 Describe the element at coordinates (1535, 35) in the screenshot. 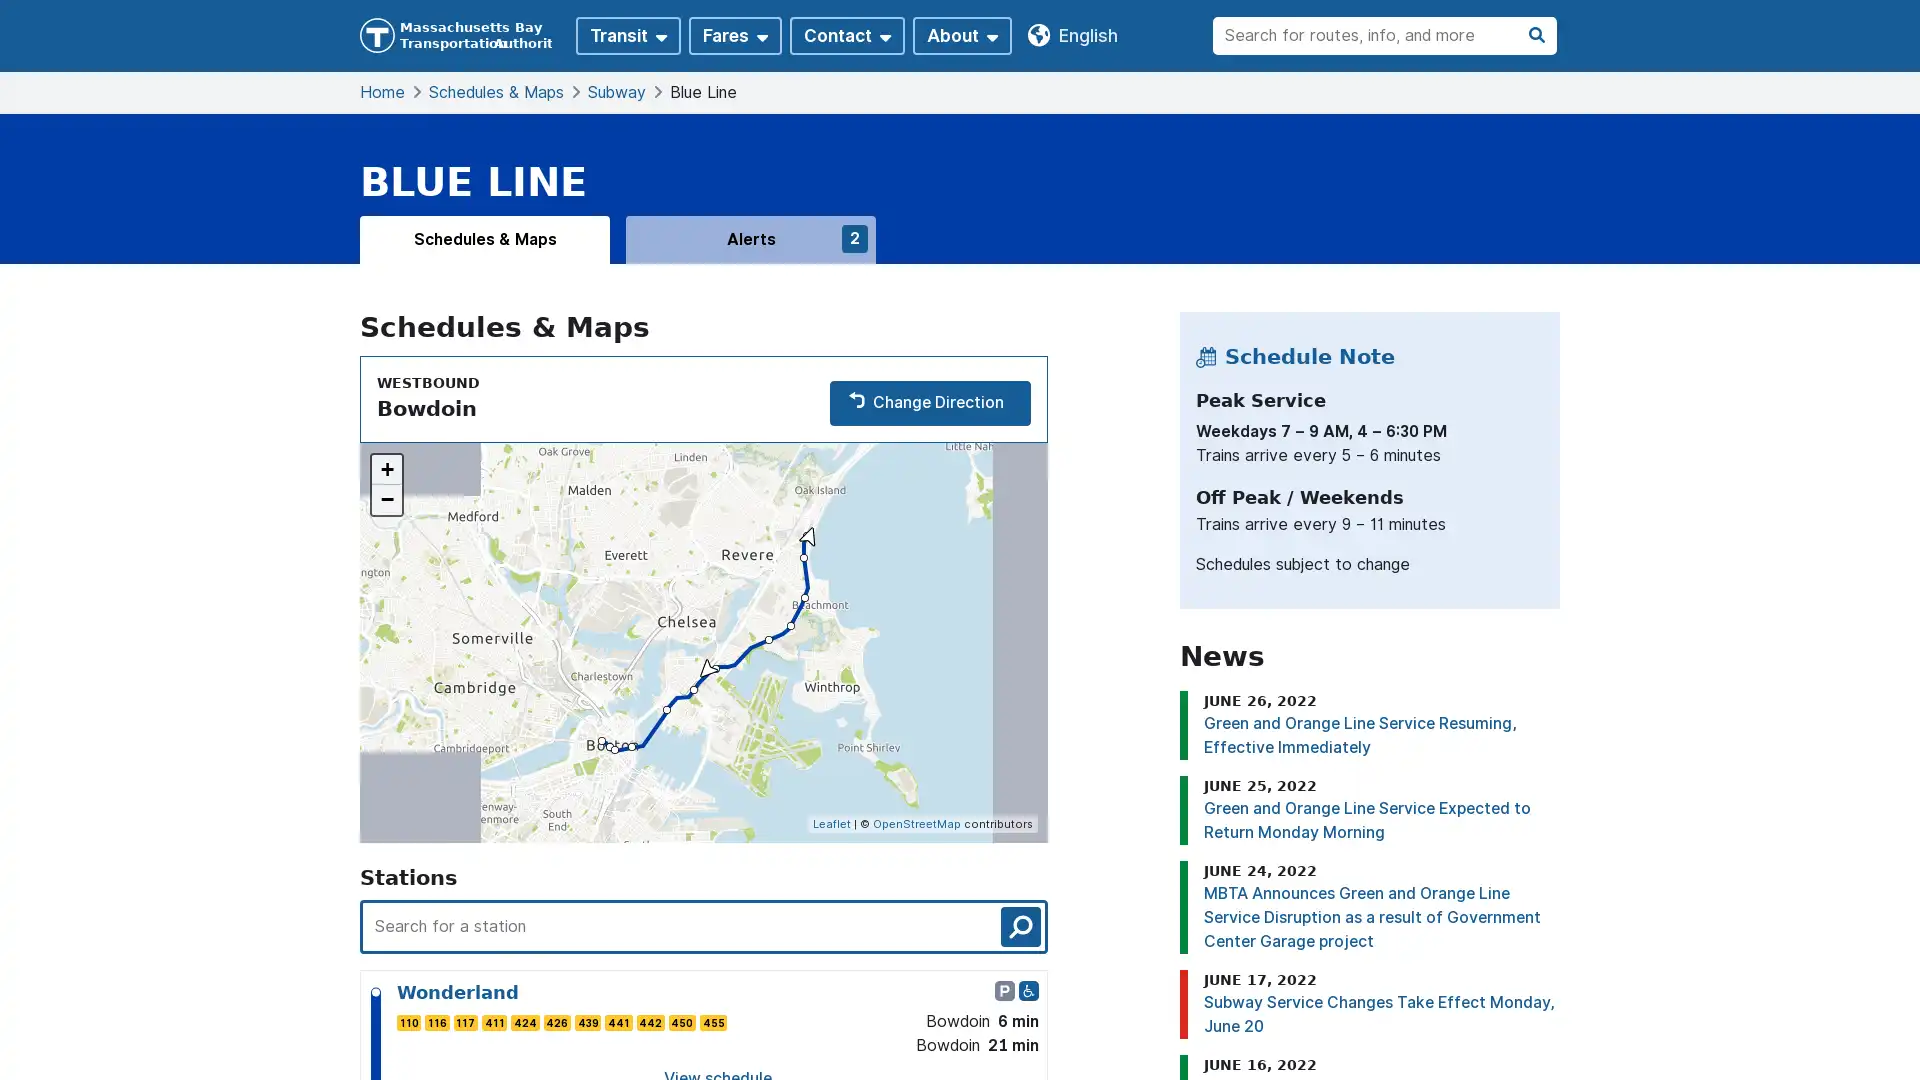

I see `search` at that location.